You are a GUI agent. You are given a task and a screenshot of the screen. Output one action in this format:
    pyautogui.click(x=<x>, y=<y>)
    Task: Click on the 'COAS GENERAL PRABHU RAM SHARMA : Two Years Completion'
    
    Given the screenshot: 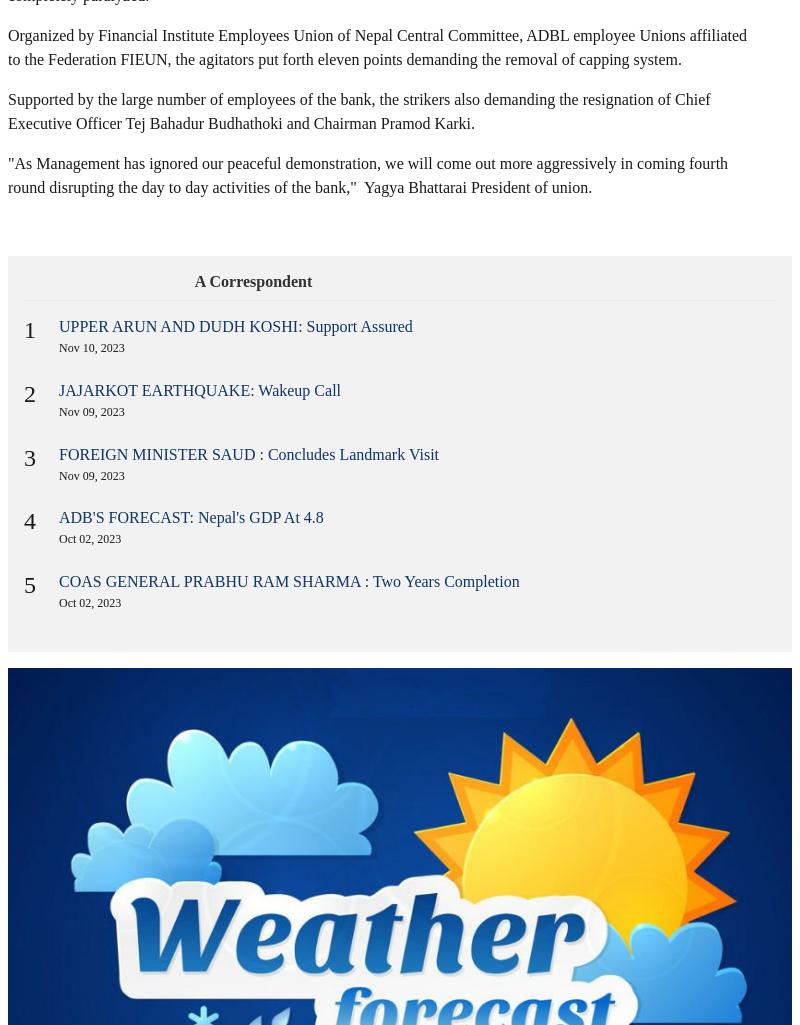 What is the action you would take?
    pyautogui.click(x=289, y=581)
    